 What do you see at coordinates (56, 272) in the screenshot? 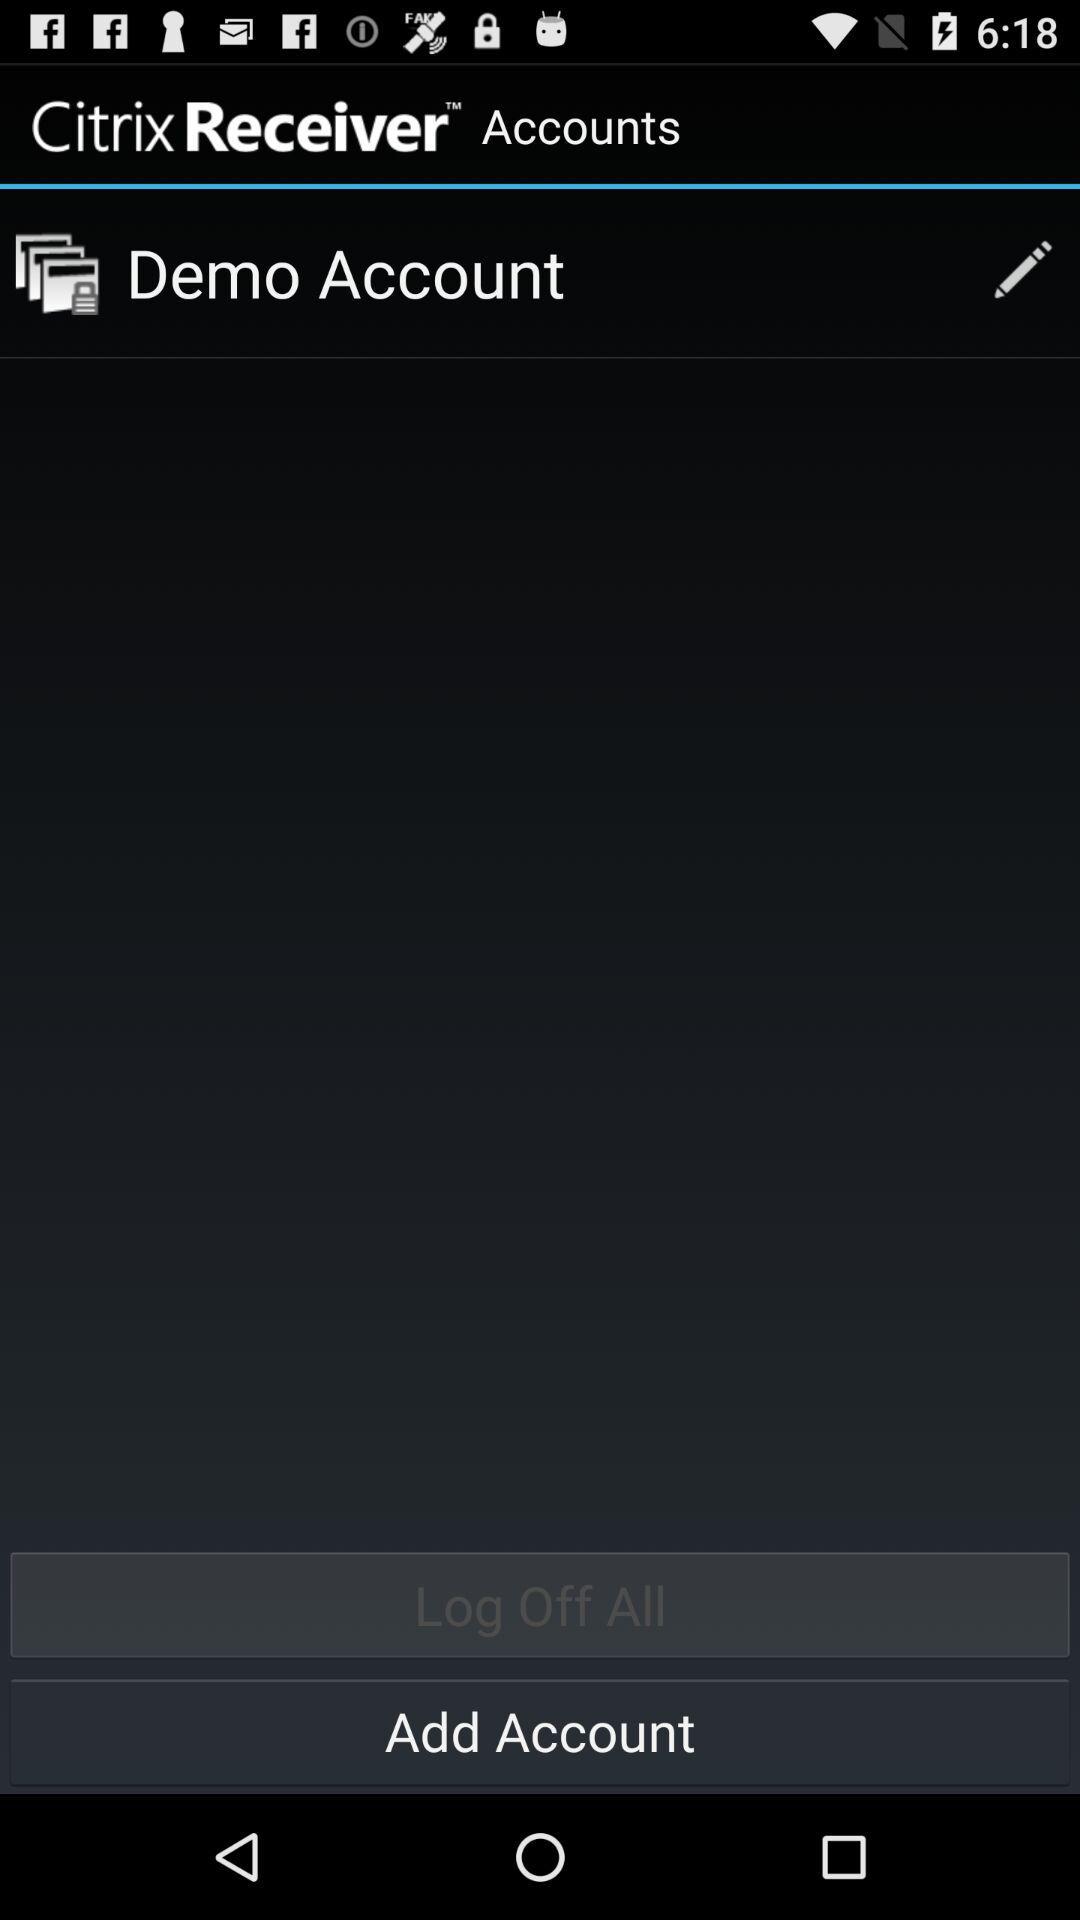
I see `item above the log off all item` at bounding box center [56, 272].